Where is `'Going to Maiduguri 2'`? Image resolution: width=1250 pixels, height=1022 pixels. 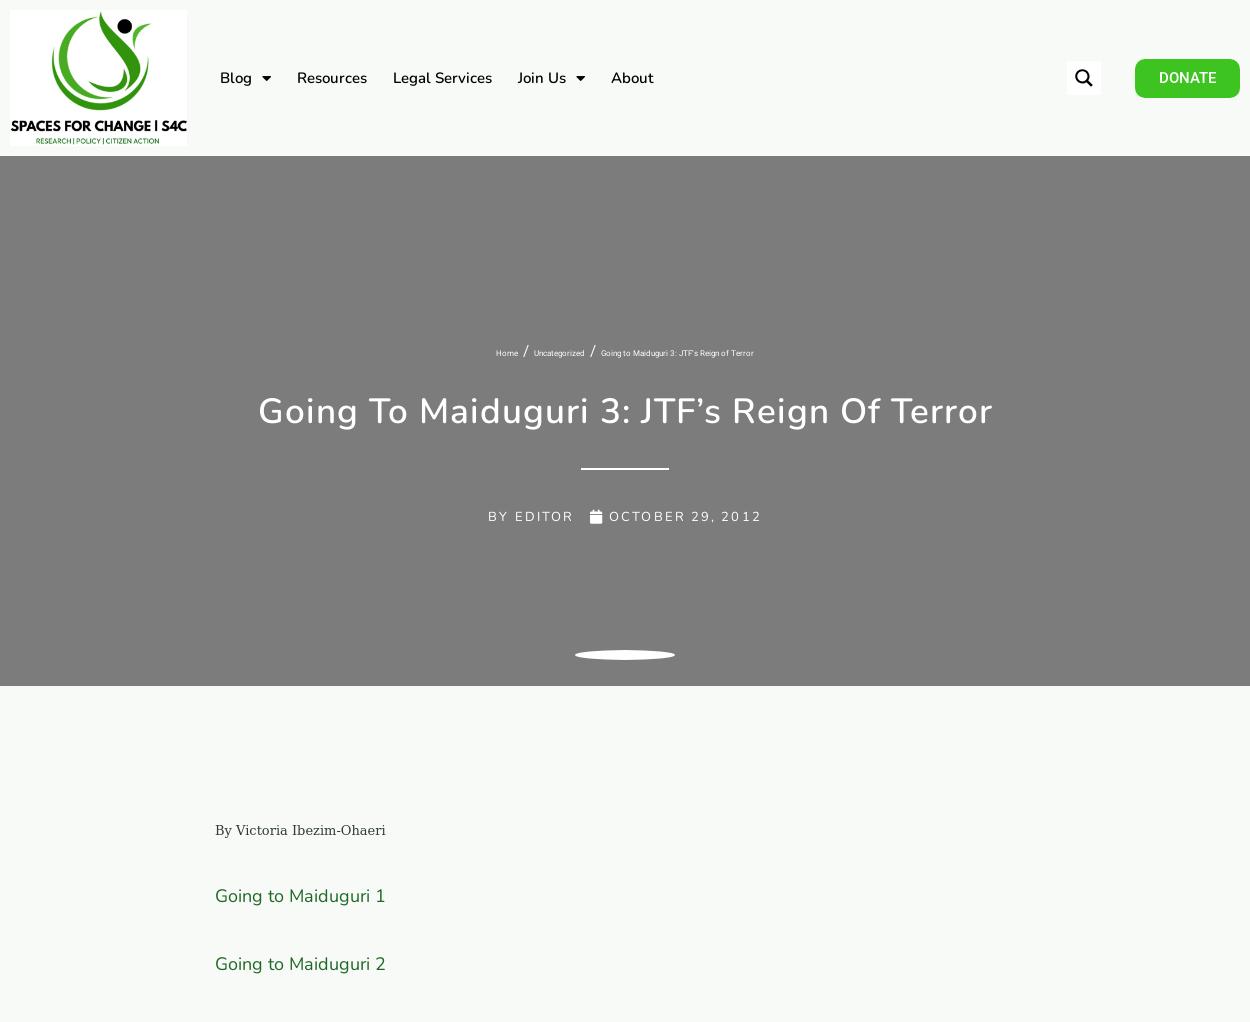
'Going to Maiduguri 2' is located at coordinates (300, 962).